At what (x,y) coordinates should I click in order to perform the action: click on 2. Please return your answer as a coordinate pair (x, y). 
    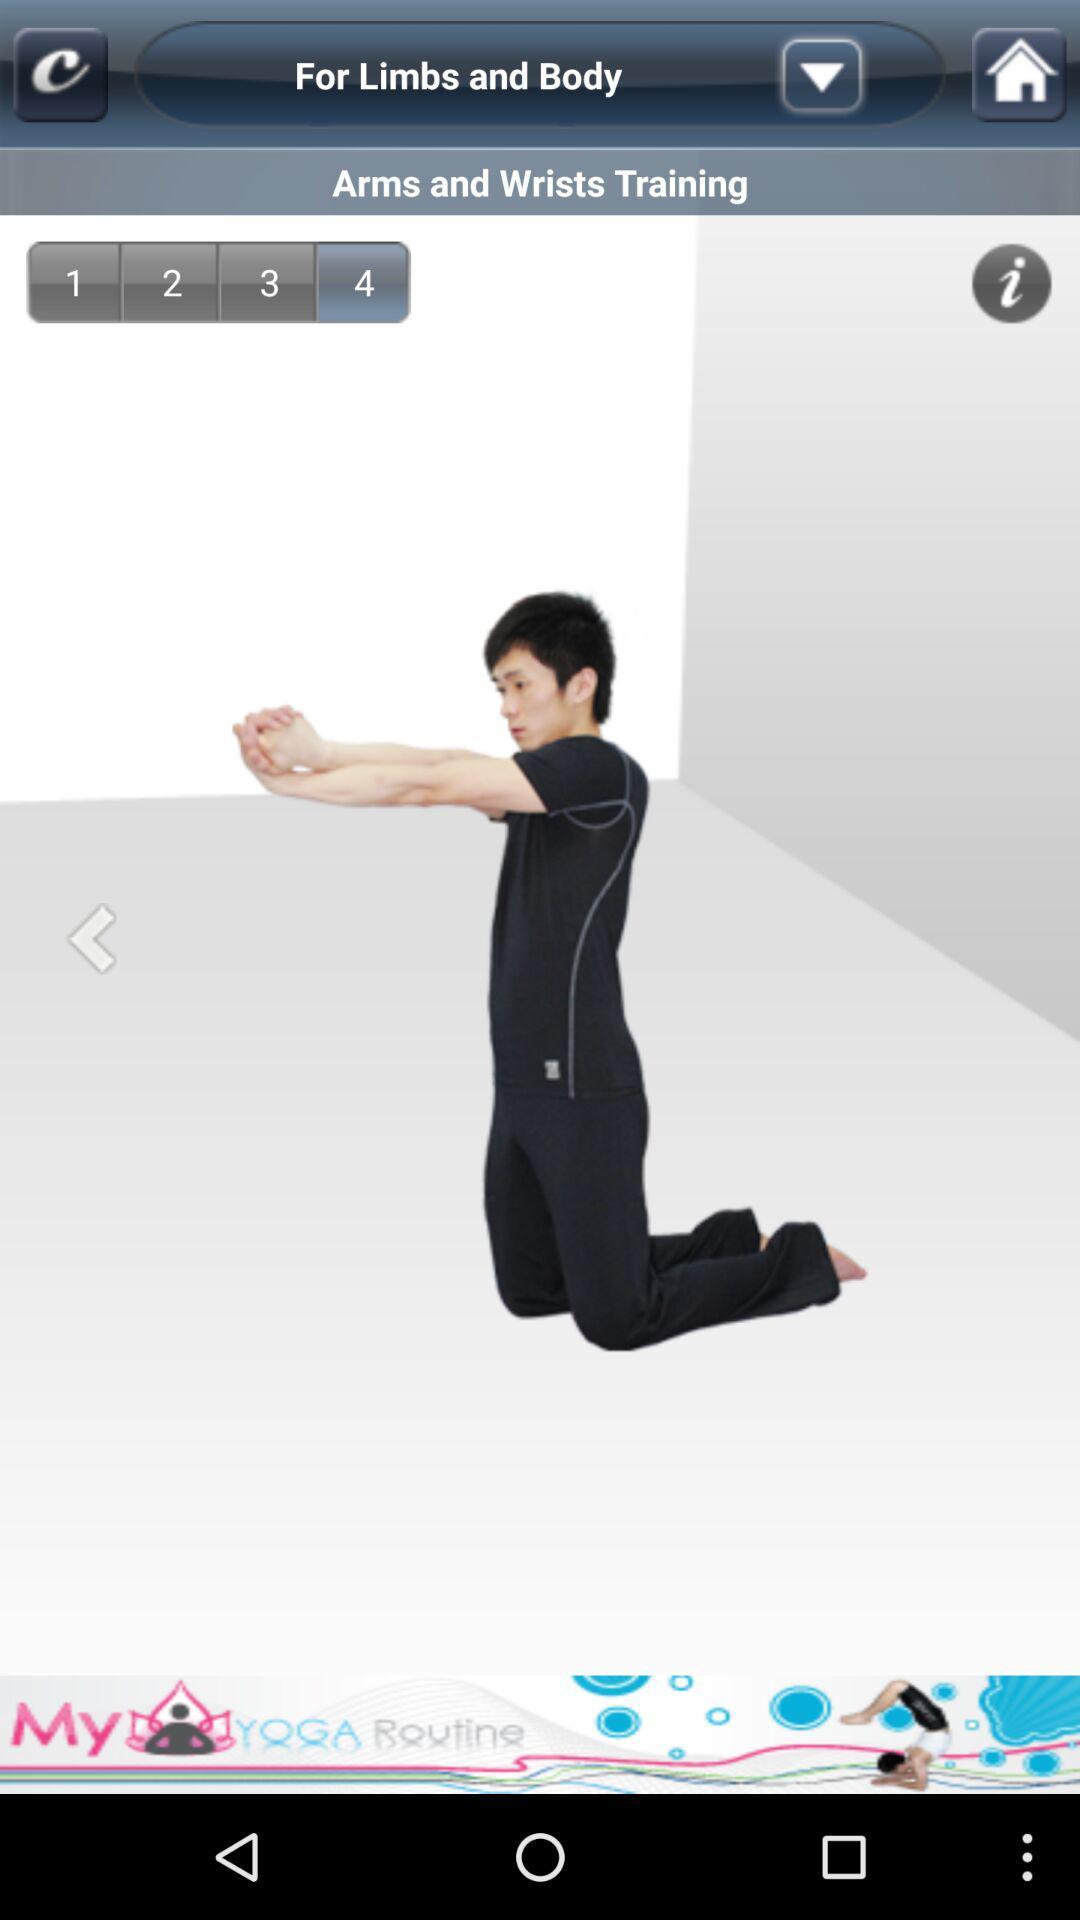
    Looking at the image, I should click on (171, 281).